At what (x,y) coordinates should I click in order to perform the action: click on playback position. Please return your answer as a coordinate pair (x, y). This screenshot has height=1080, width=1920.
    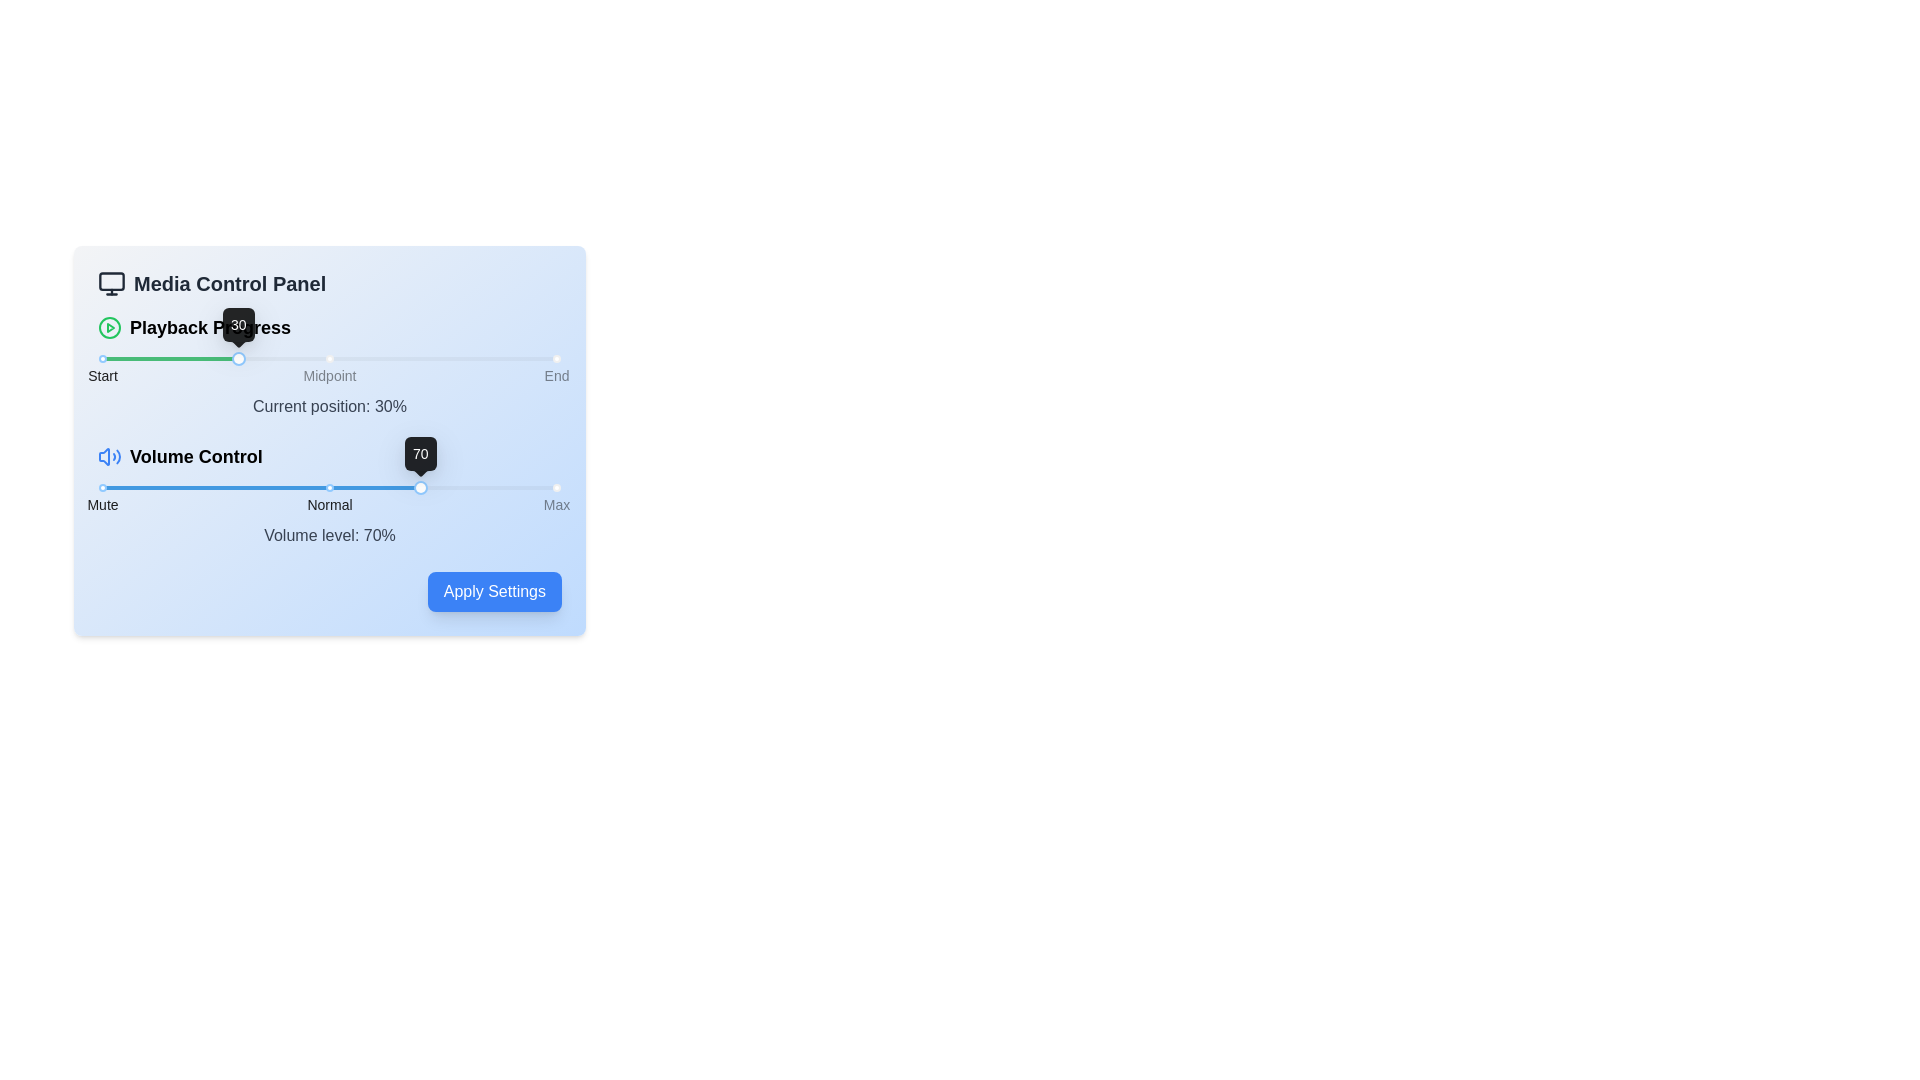
    Looking at the image, I should click on (516, 357).